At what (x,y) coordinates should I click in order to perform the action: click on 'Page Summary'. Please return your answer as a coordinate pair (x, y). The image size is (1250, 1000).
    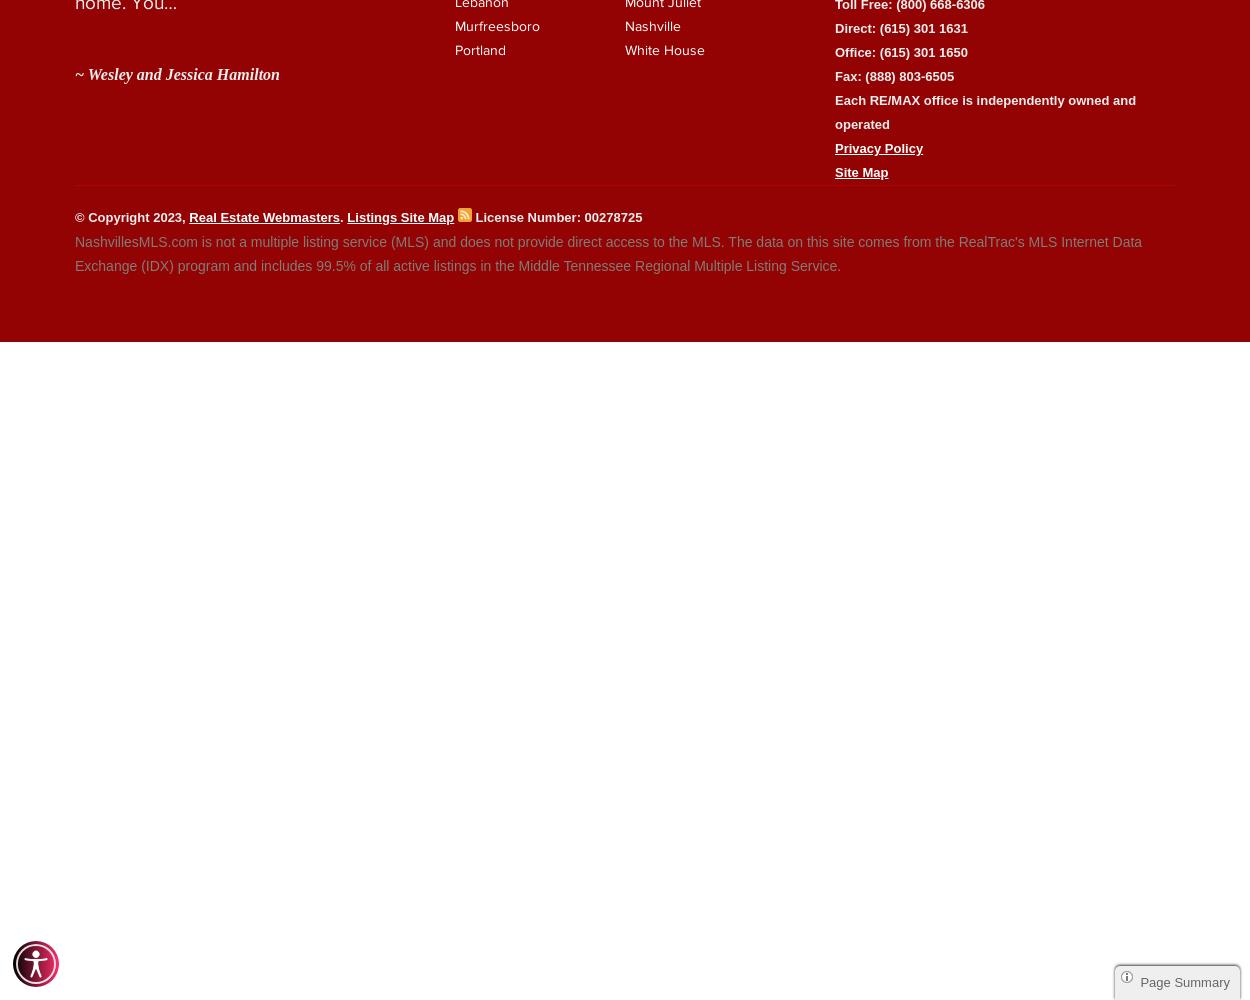
    Looking at the image, I should click on (1185, 981).